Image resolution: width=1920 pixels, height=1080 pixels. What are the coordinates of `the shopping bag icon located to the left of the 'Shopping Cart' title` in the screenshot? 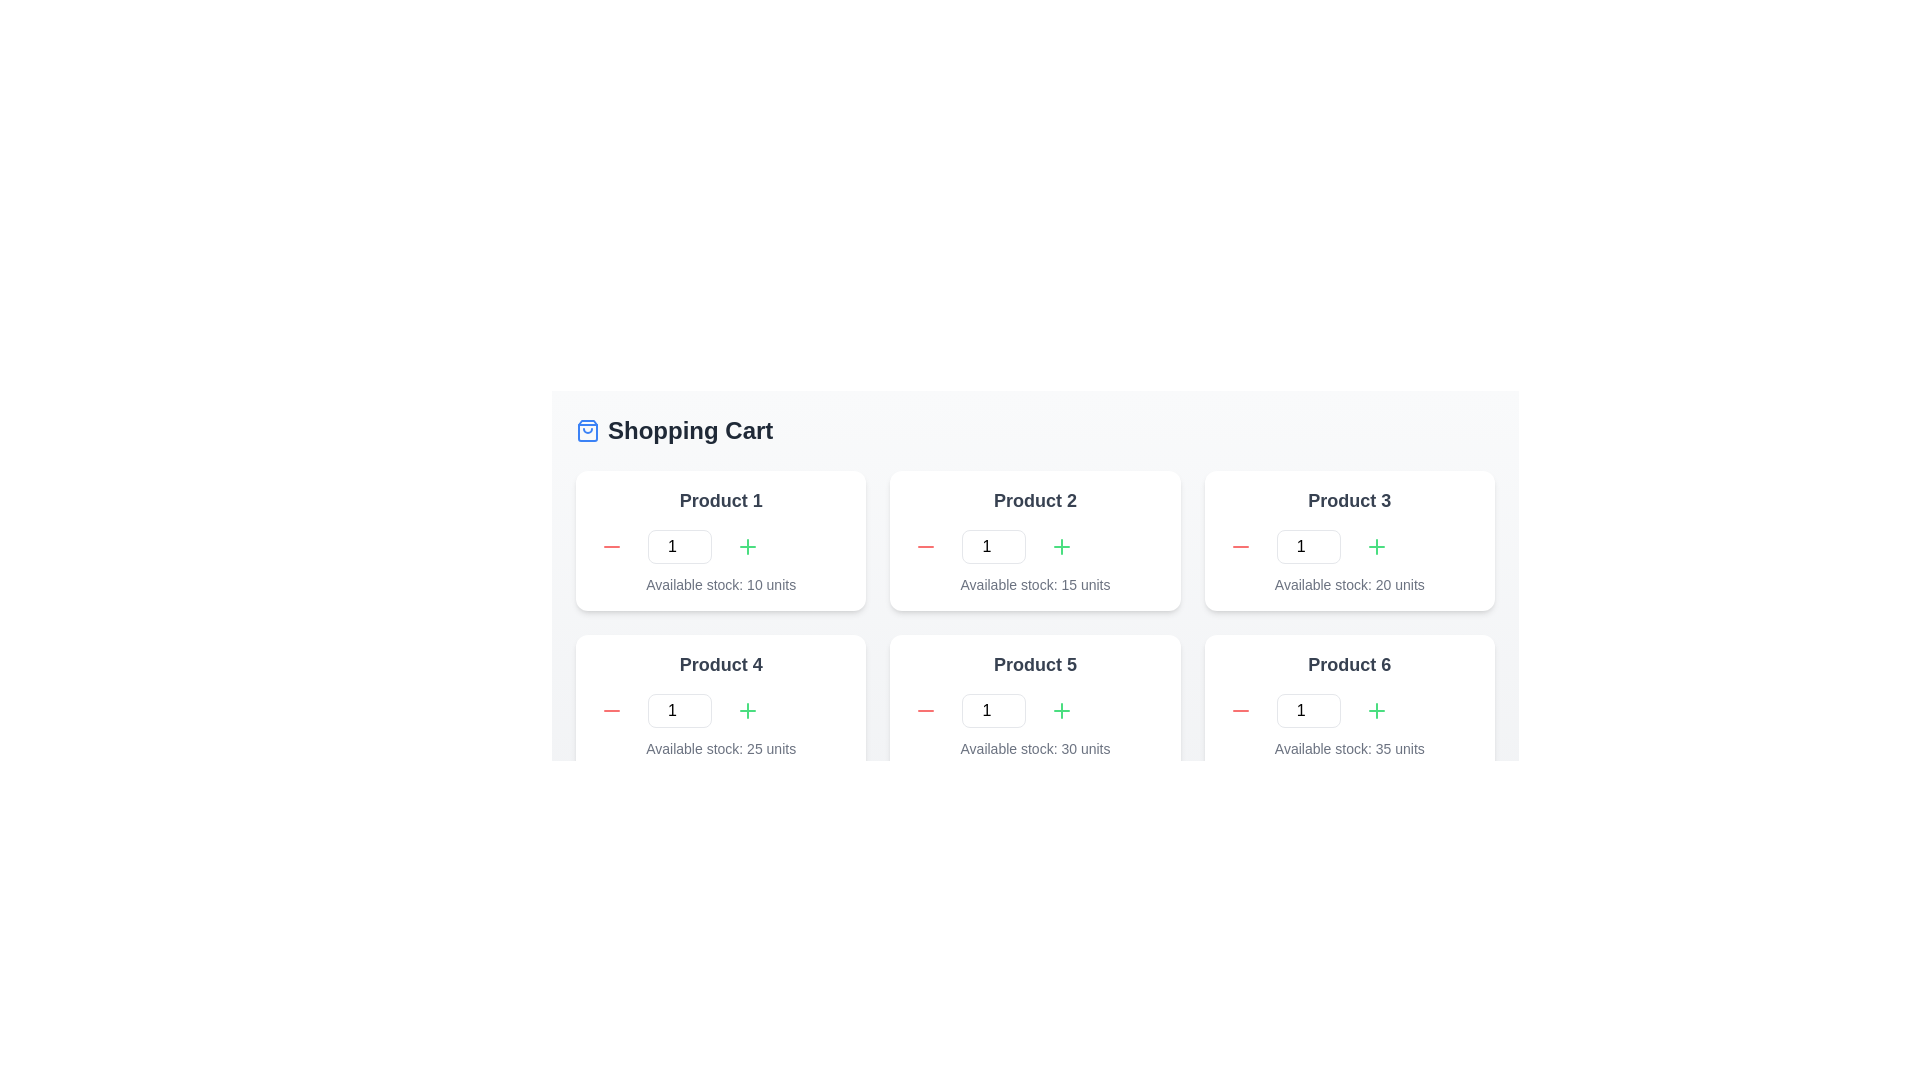 It's located at (587, 430).